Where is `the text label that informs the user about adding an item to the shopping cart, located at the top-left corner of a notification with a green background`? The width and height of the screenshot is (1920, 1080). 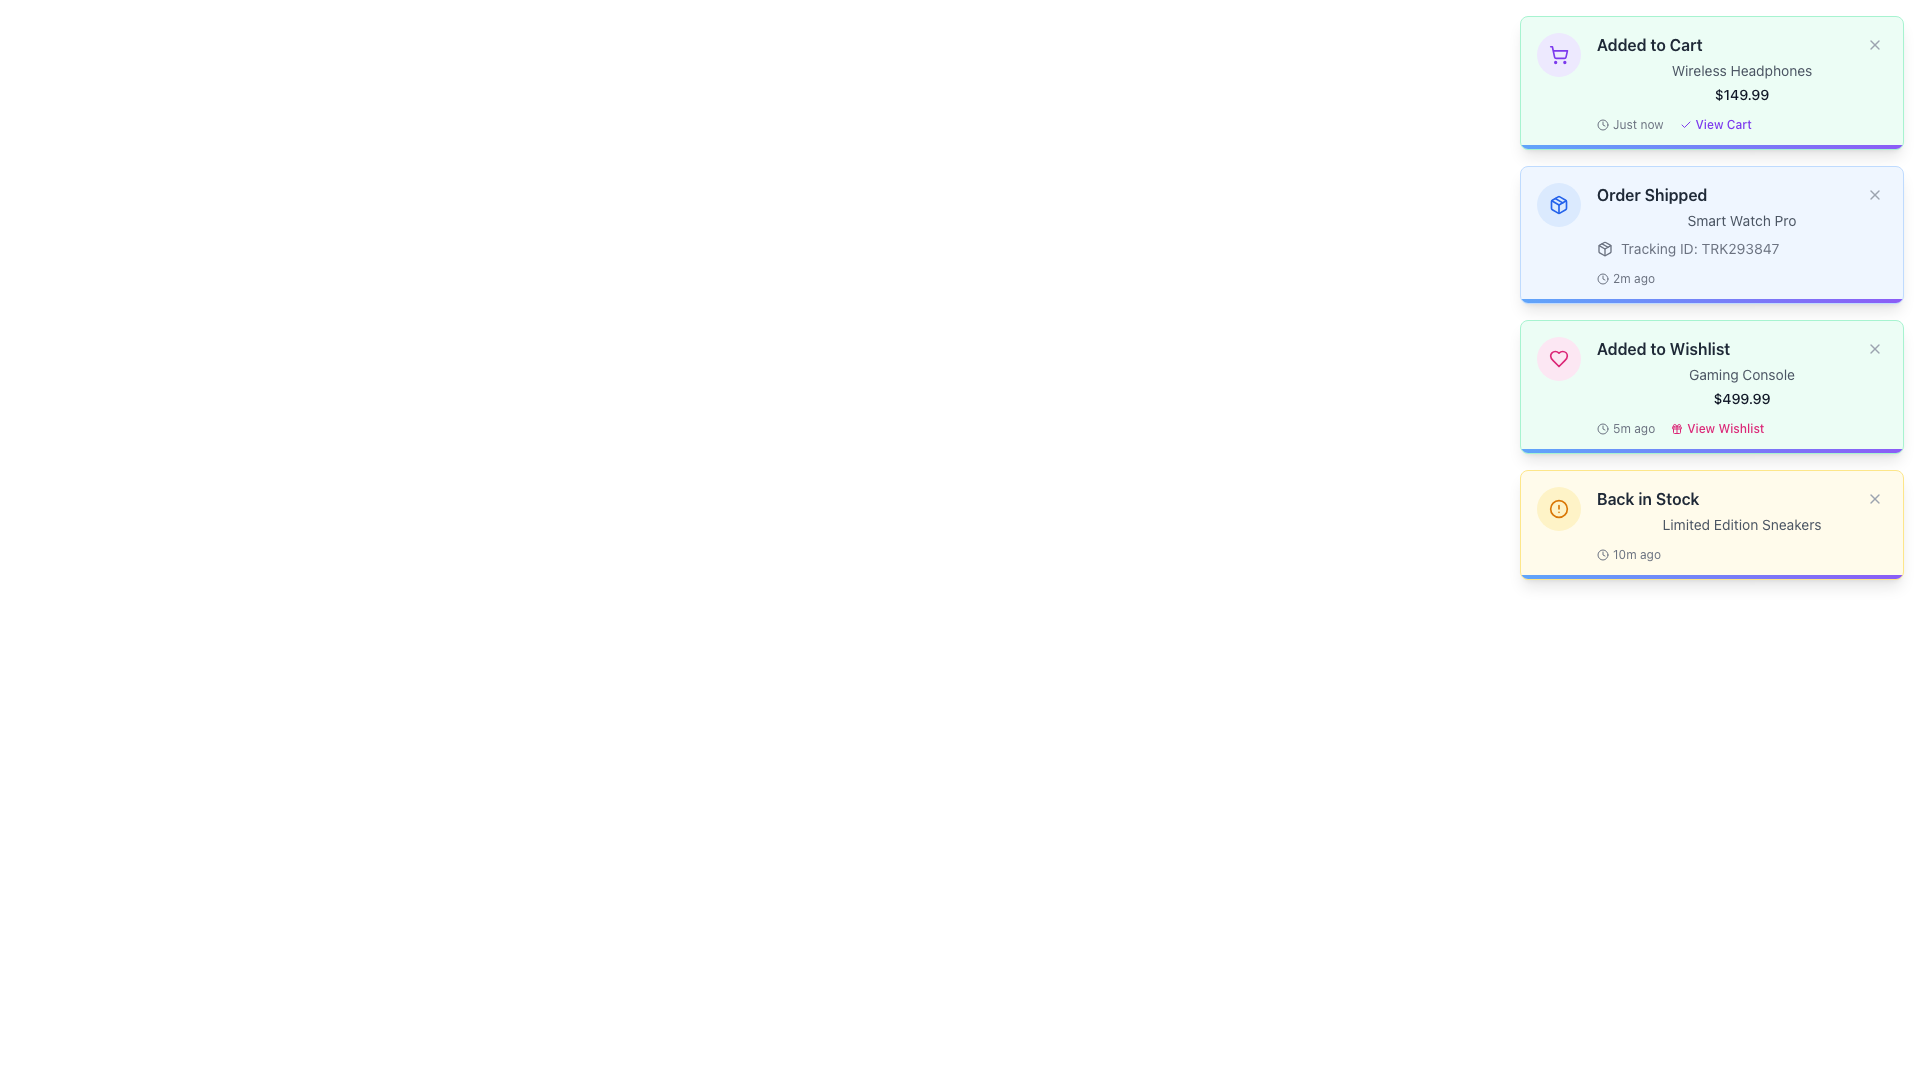 the text label that informs the user about adding an item to the shopping cart, located at the top-left corner of a notification with a green background is located at coordinates (1649, 45).